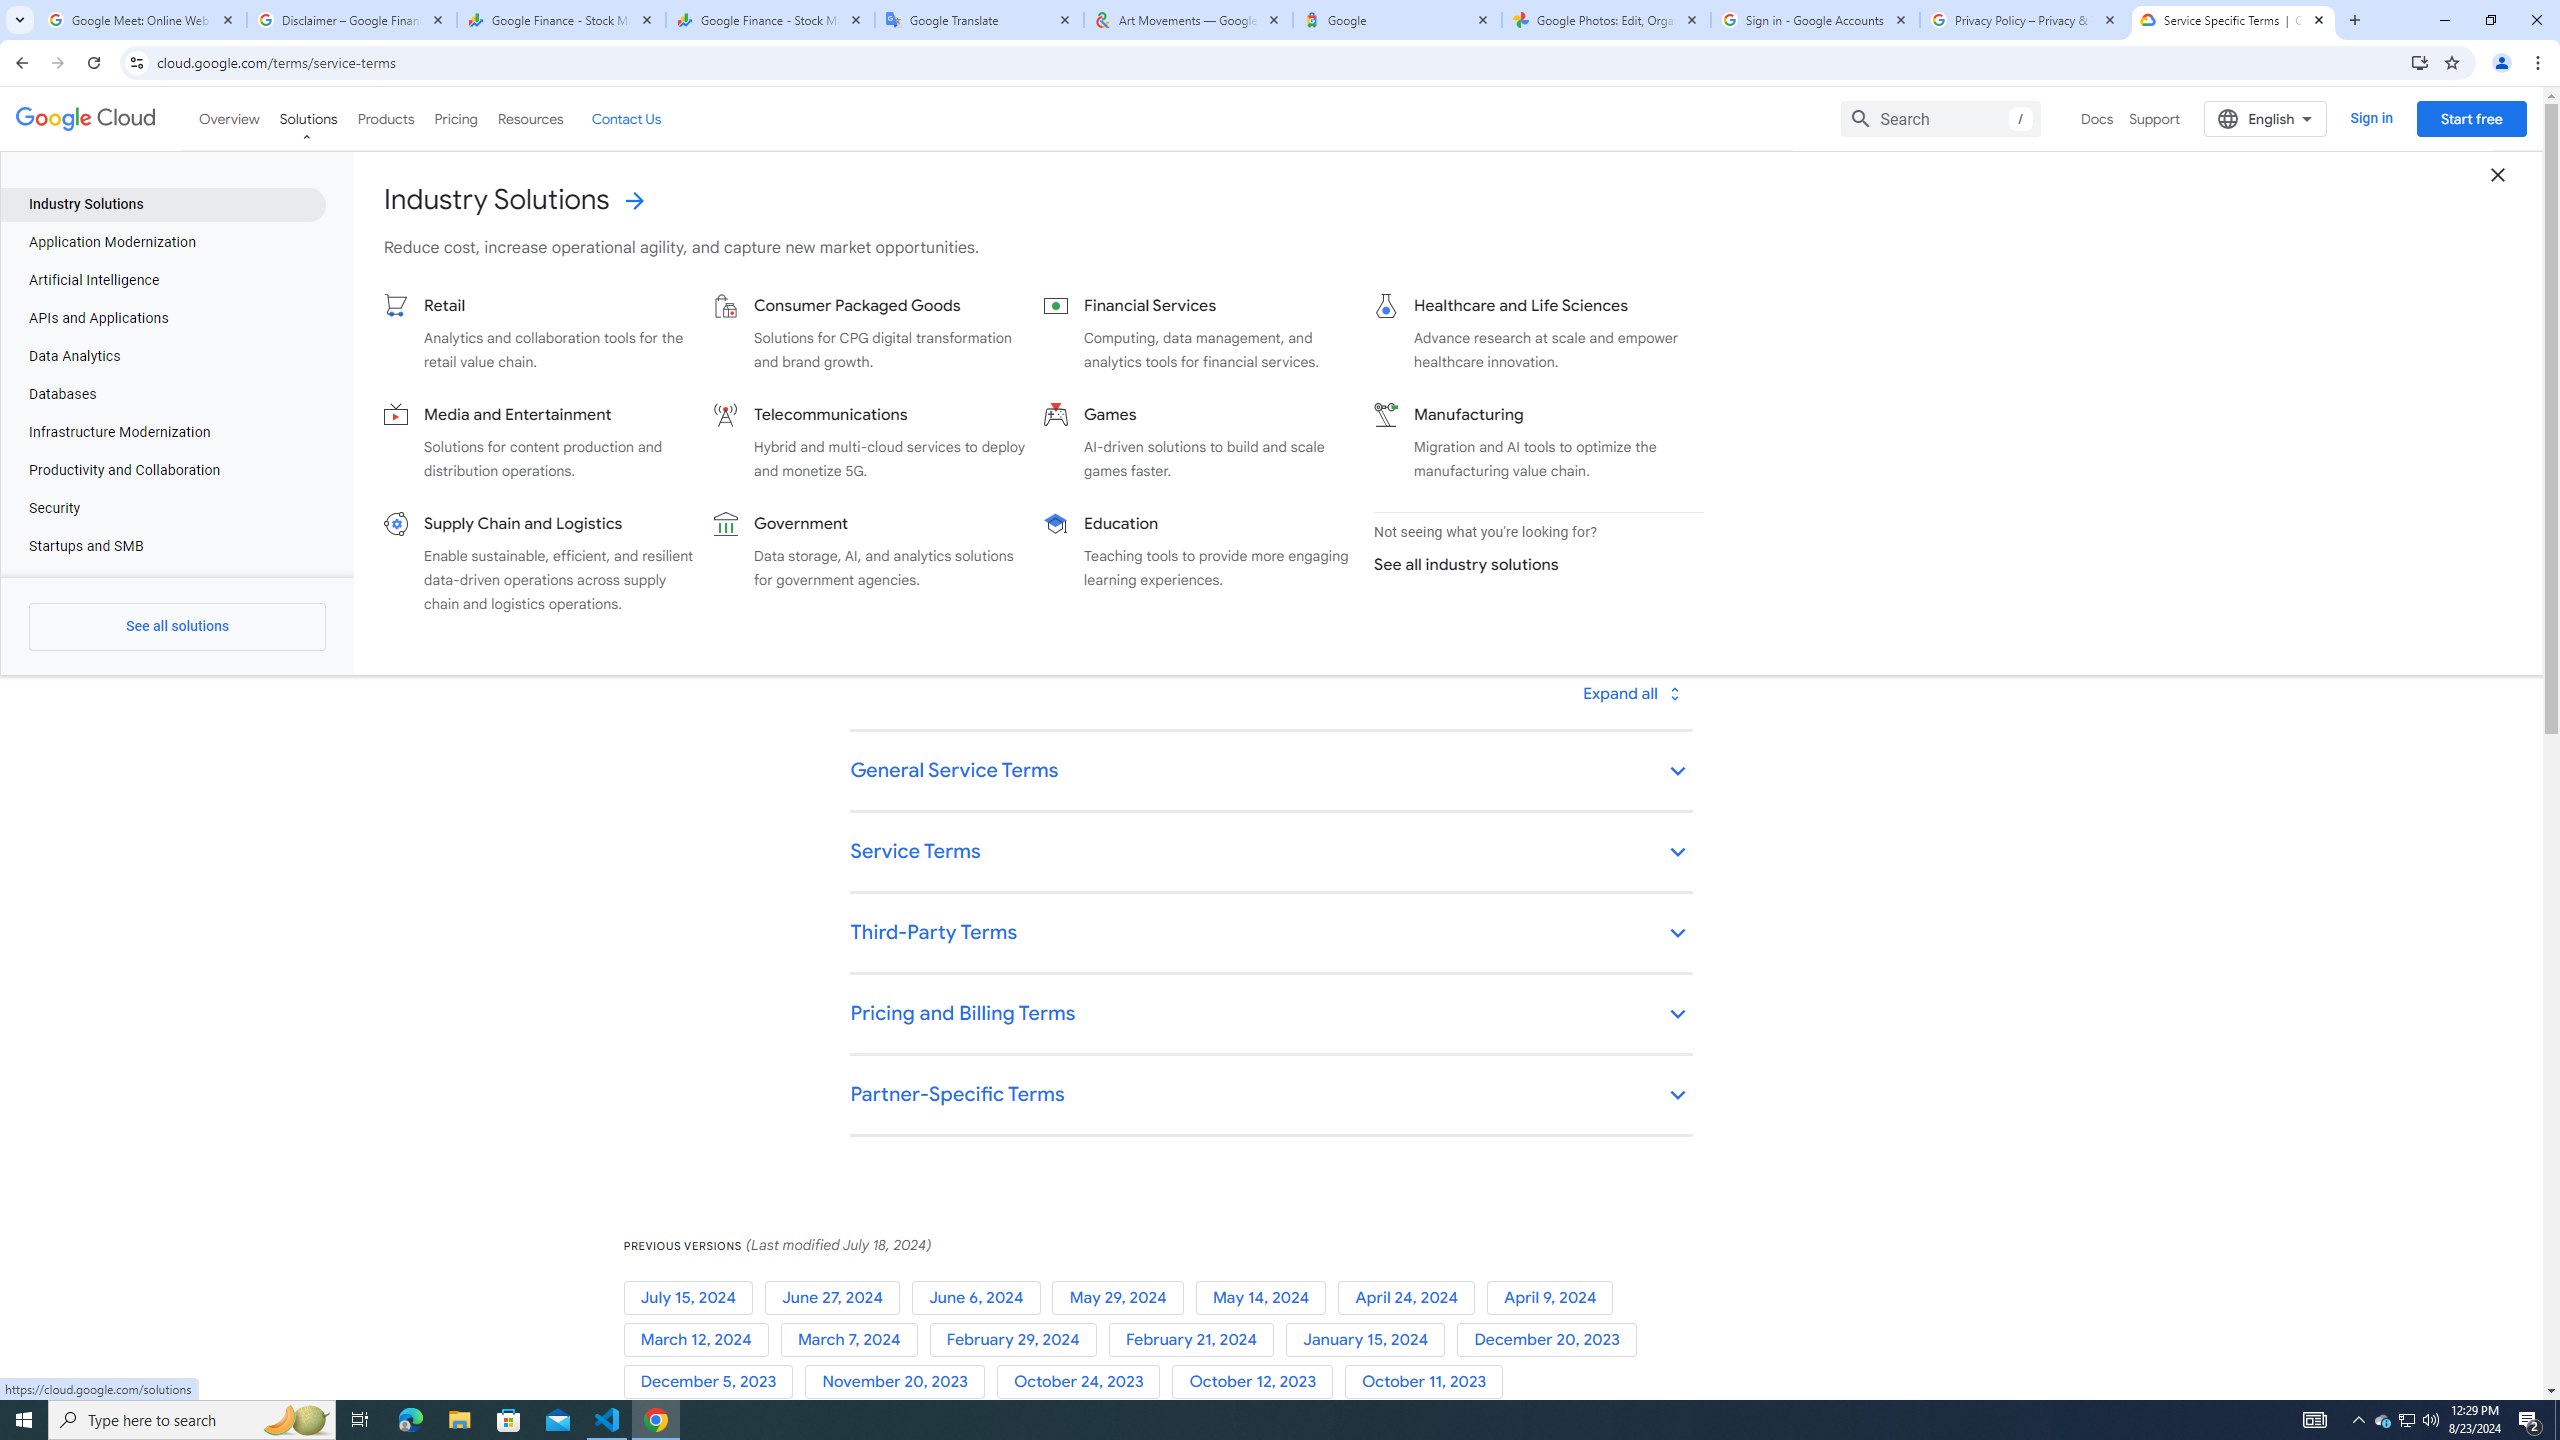 Image resolution: width=2560 pixels, height=1440 pixels. What do you see at coordinates (162, 509) in the screenshot?
I see `'Security'` at bounding box center [162, 509].